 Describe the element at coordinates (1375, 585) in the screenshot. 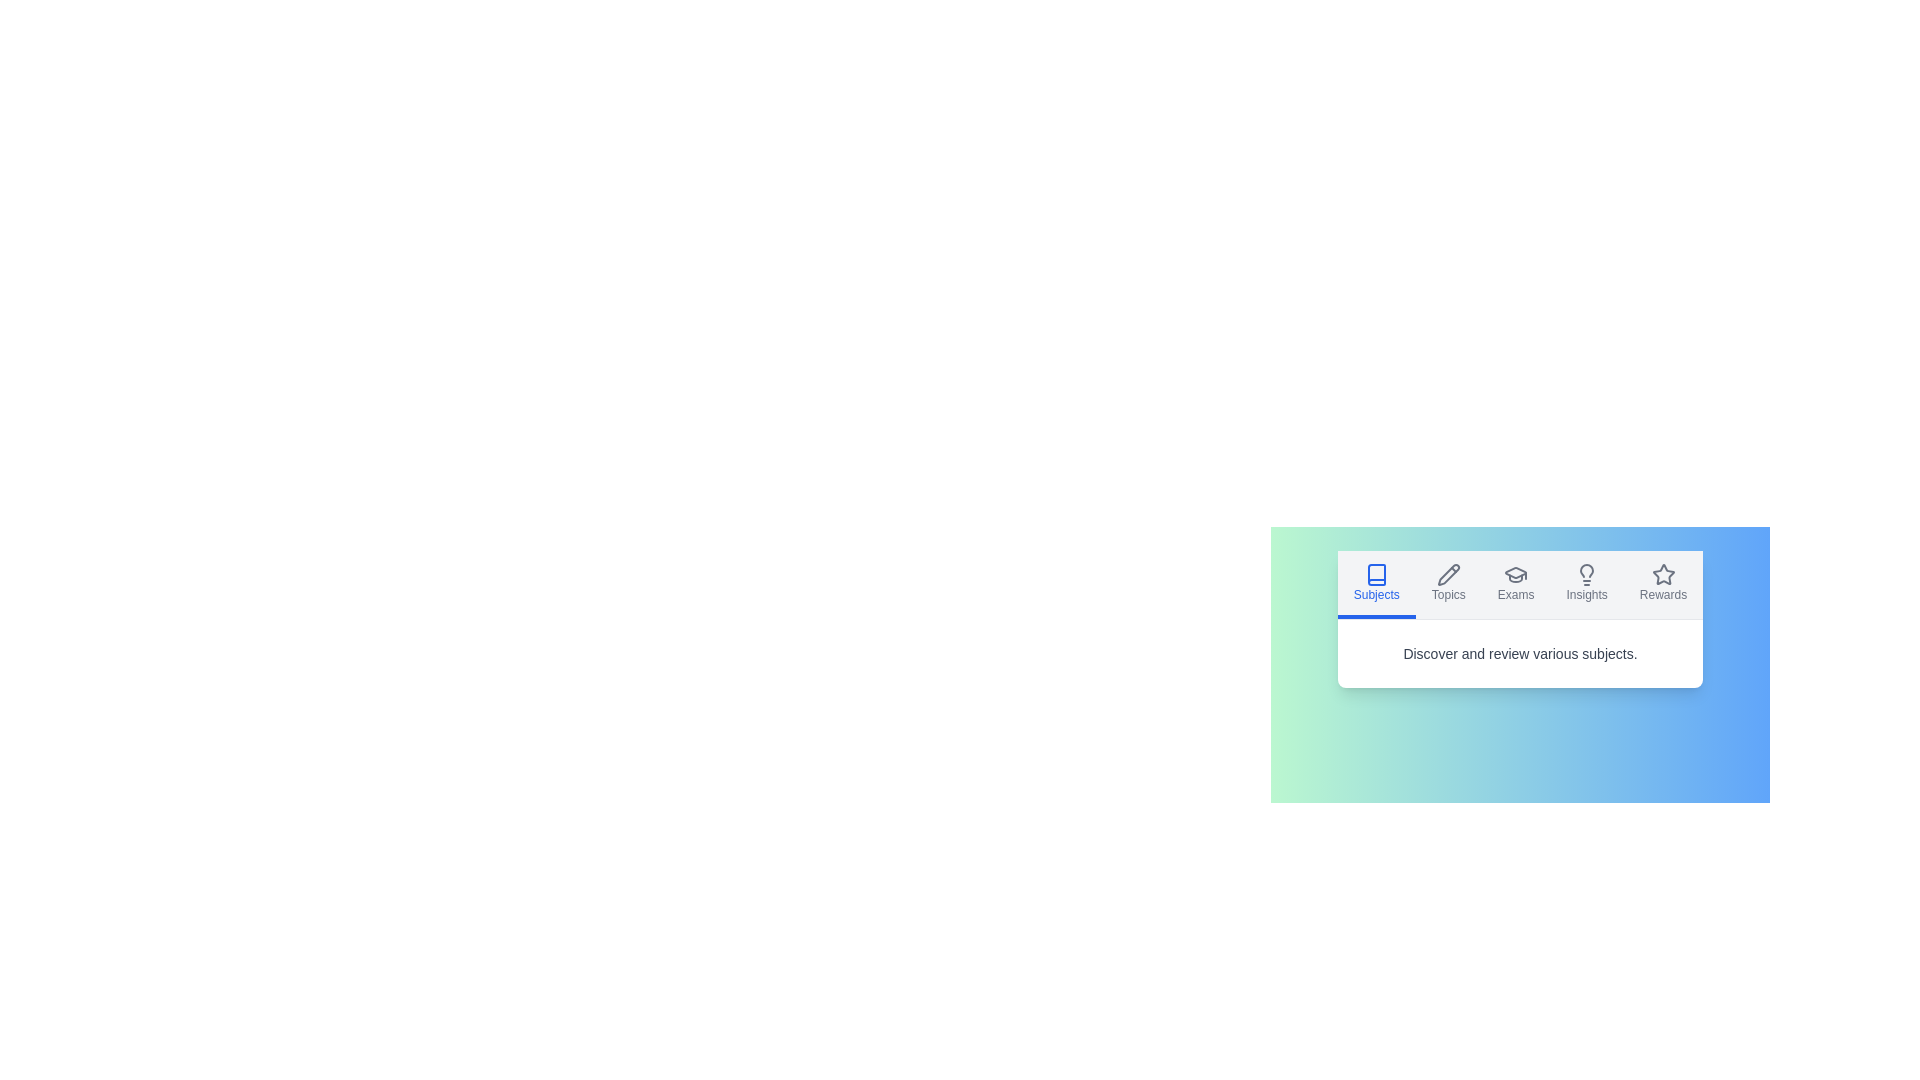

I see `the Subjects tab by clicking on its corresponding button` at that location.